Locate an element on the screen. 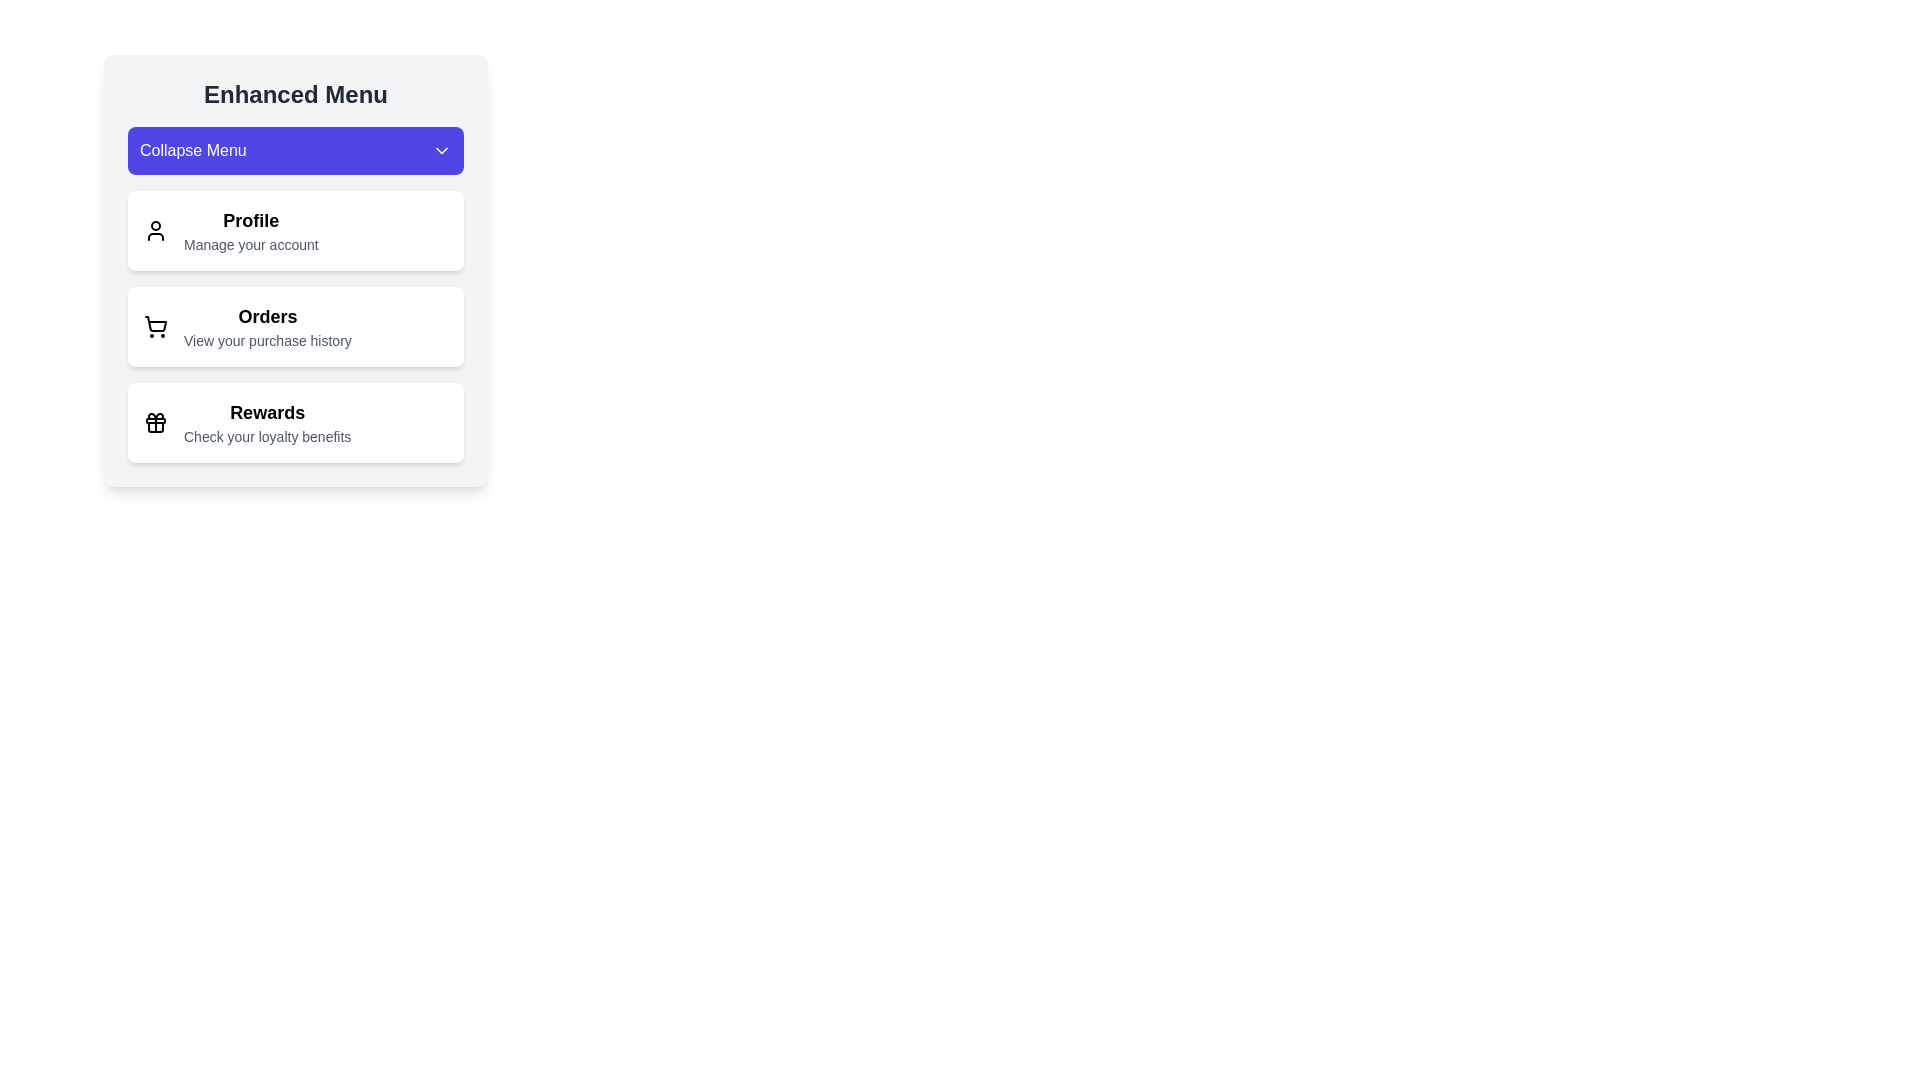 This screenshot has height=1080, width=1920. the Downward Chevron Icon located at the right end of the 'Collapse Menu' button is located at coordinates (440, 149).